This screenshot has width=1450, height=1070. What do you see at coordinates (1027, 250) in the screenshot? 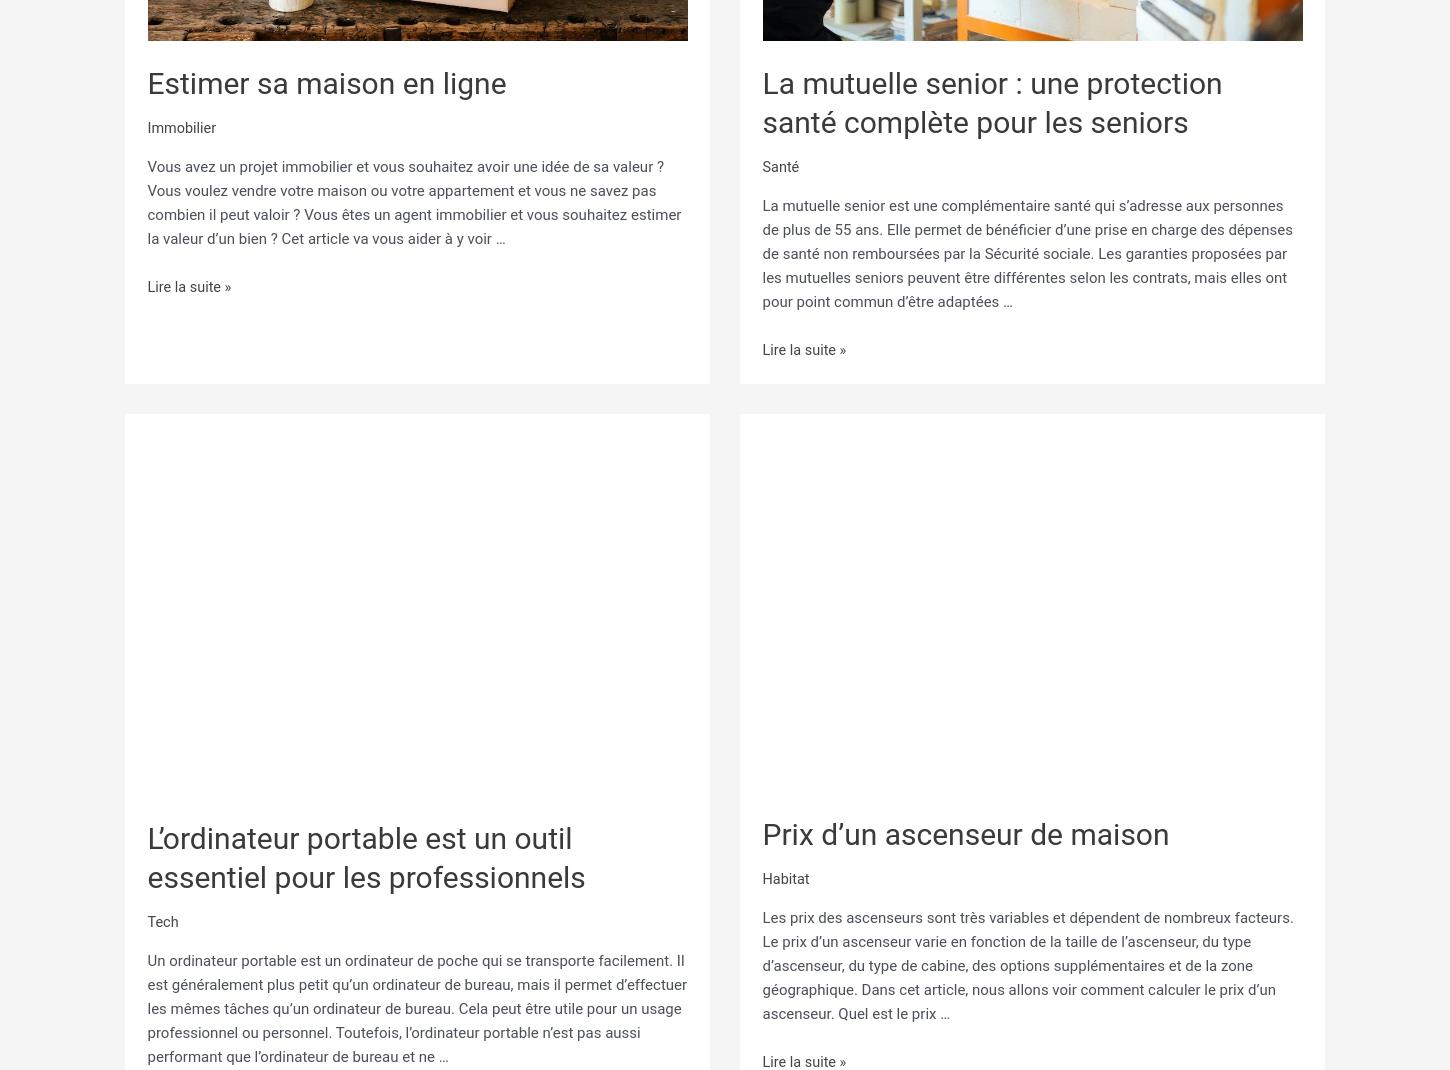
I see `'La mutuelle senior est une complémentaire santé qui s’adresse aux personnes de plus de 55 ans. Elle permet de bénéficier d’une prise en charge des dépenses de santé non remboursées par la Sécurité sociale. Les garanties proposées par les mutuelles seniors peuvent être différentes selon les contrats, mais elles ont pour point commun d’être adaptées …'` at bounding box center [1027, 250].